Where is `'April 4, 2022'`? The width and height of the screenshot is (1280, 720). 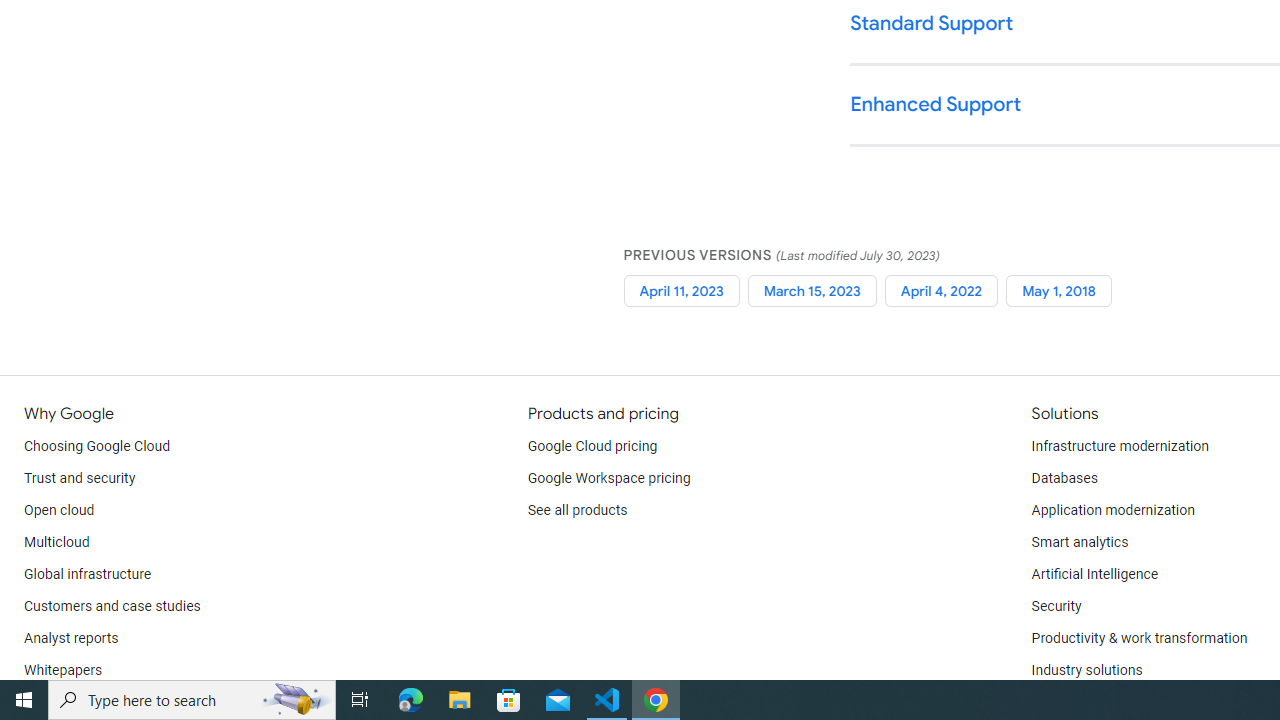 'April 4, 2022' is located at coordinates (940, 290).